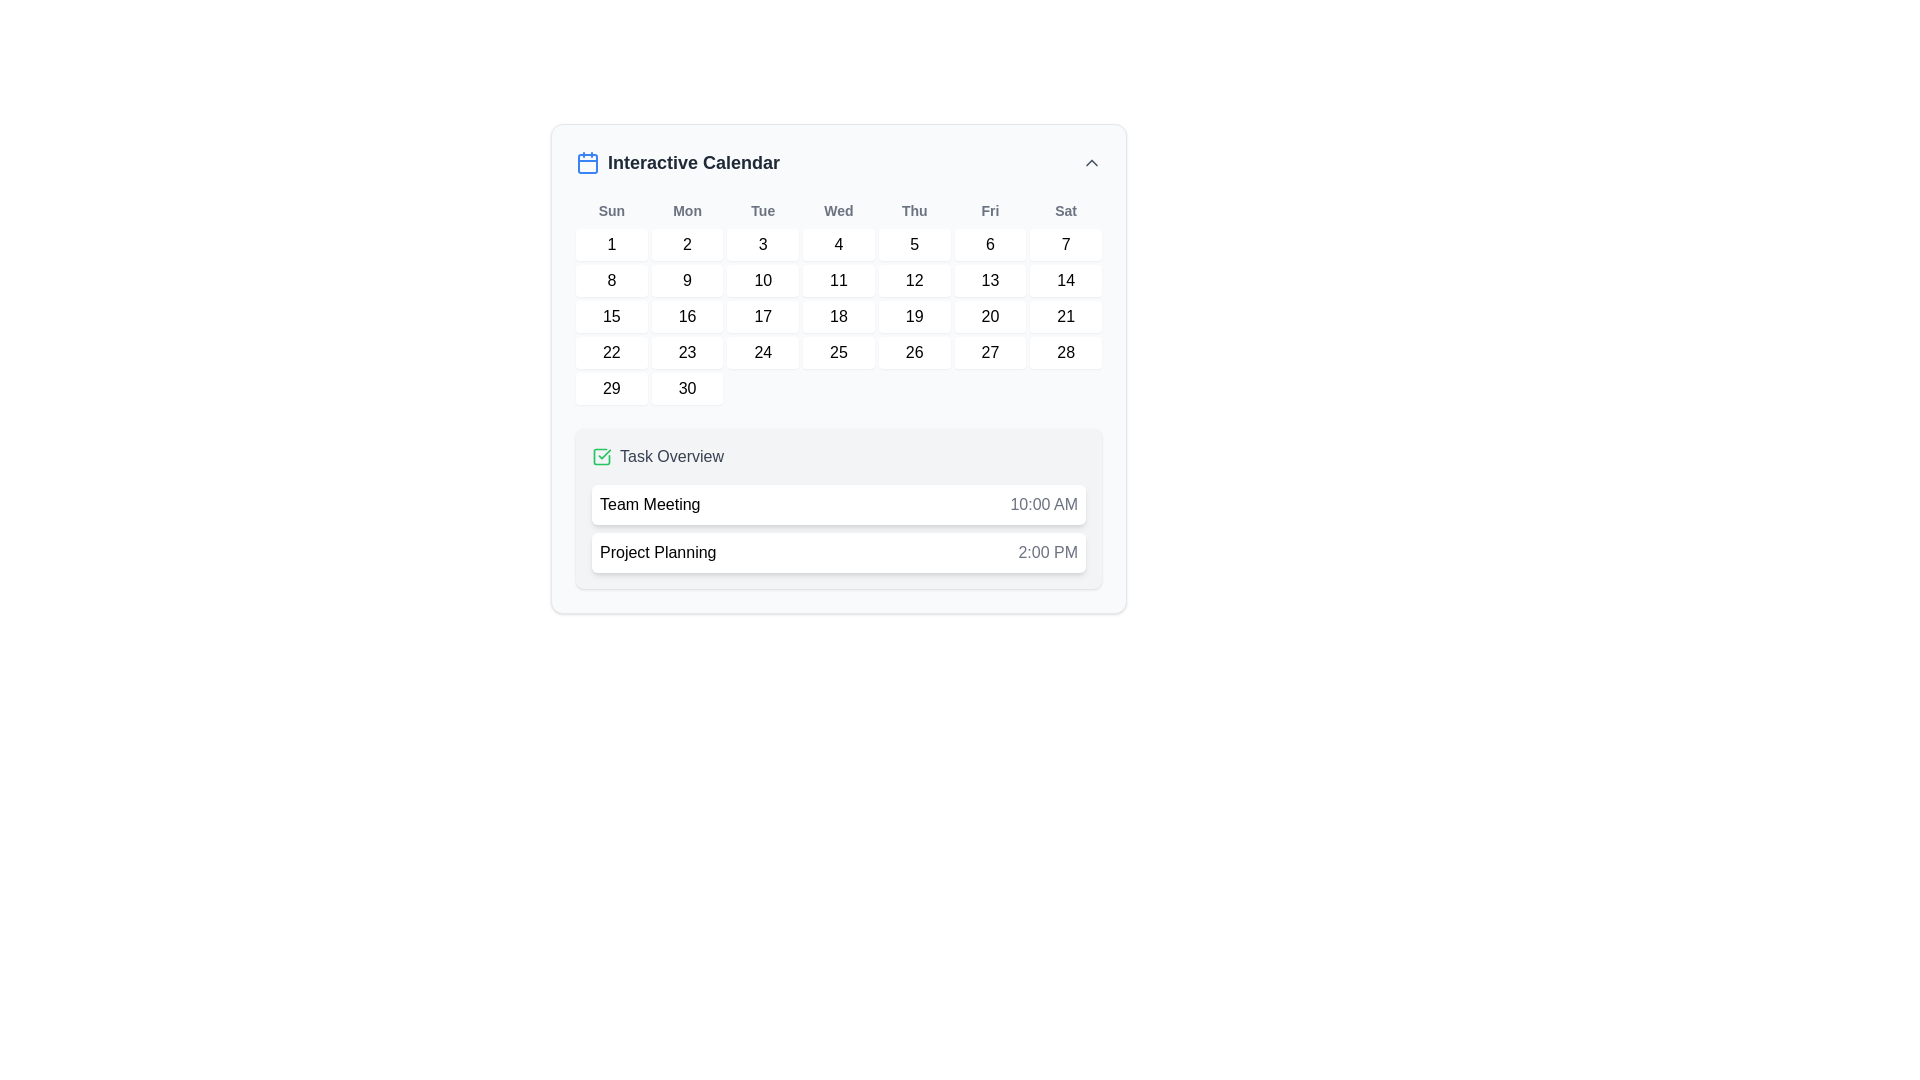 The width and height of the screenshot is (1920, 1080). I want to click on the green checkmark icon in the 'Task Overview' section, which indicates a completed state, so click(600, 456).